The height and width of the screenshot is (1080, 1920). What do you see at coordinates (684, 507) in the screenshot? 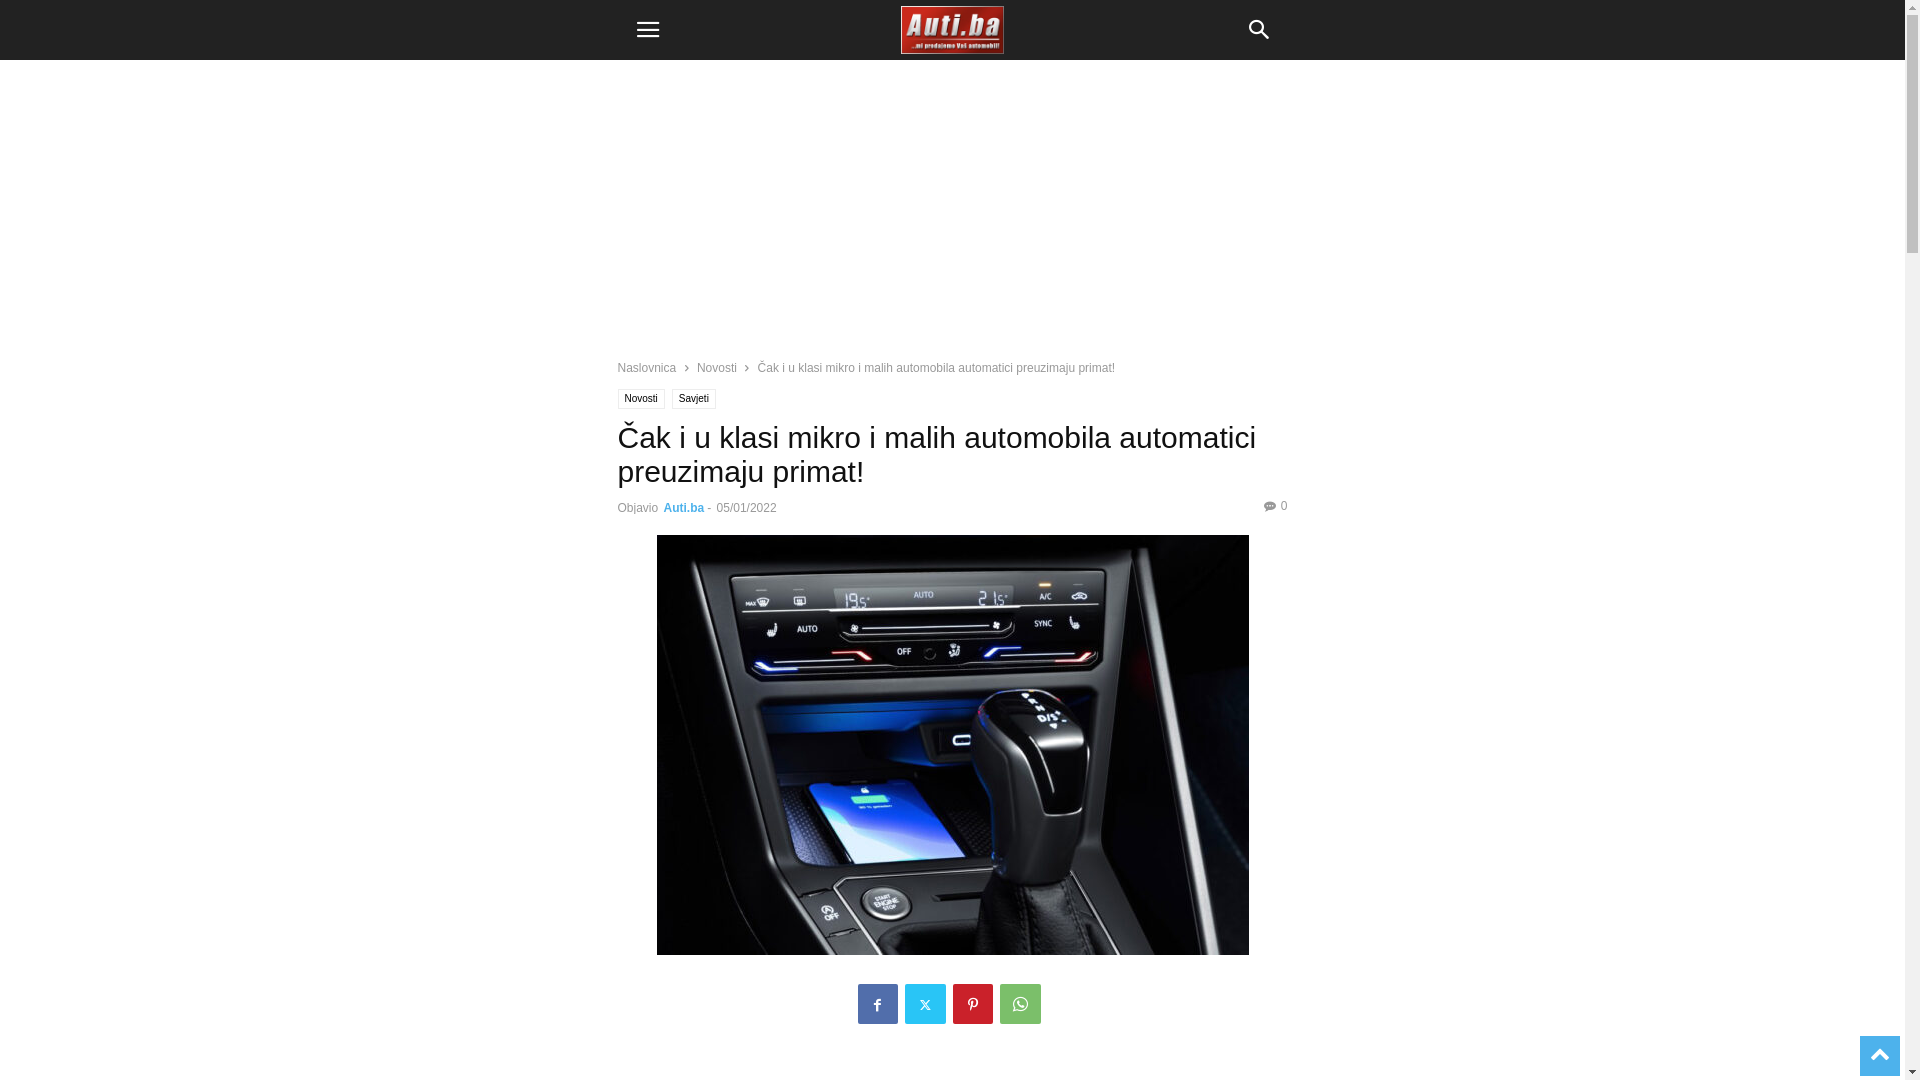
I see `'Auti.ba'` at bounding box center [684, 507].